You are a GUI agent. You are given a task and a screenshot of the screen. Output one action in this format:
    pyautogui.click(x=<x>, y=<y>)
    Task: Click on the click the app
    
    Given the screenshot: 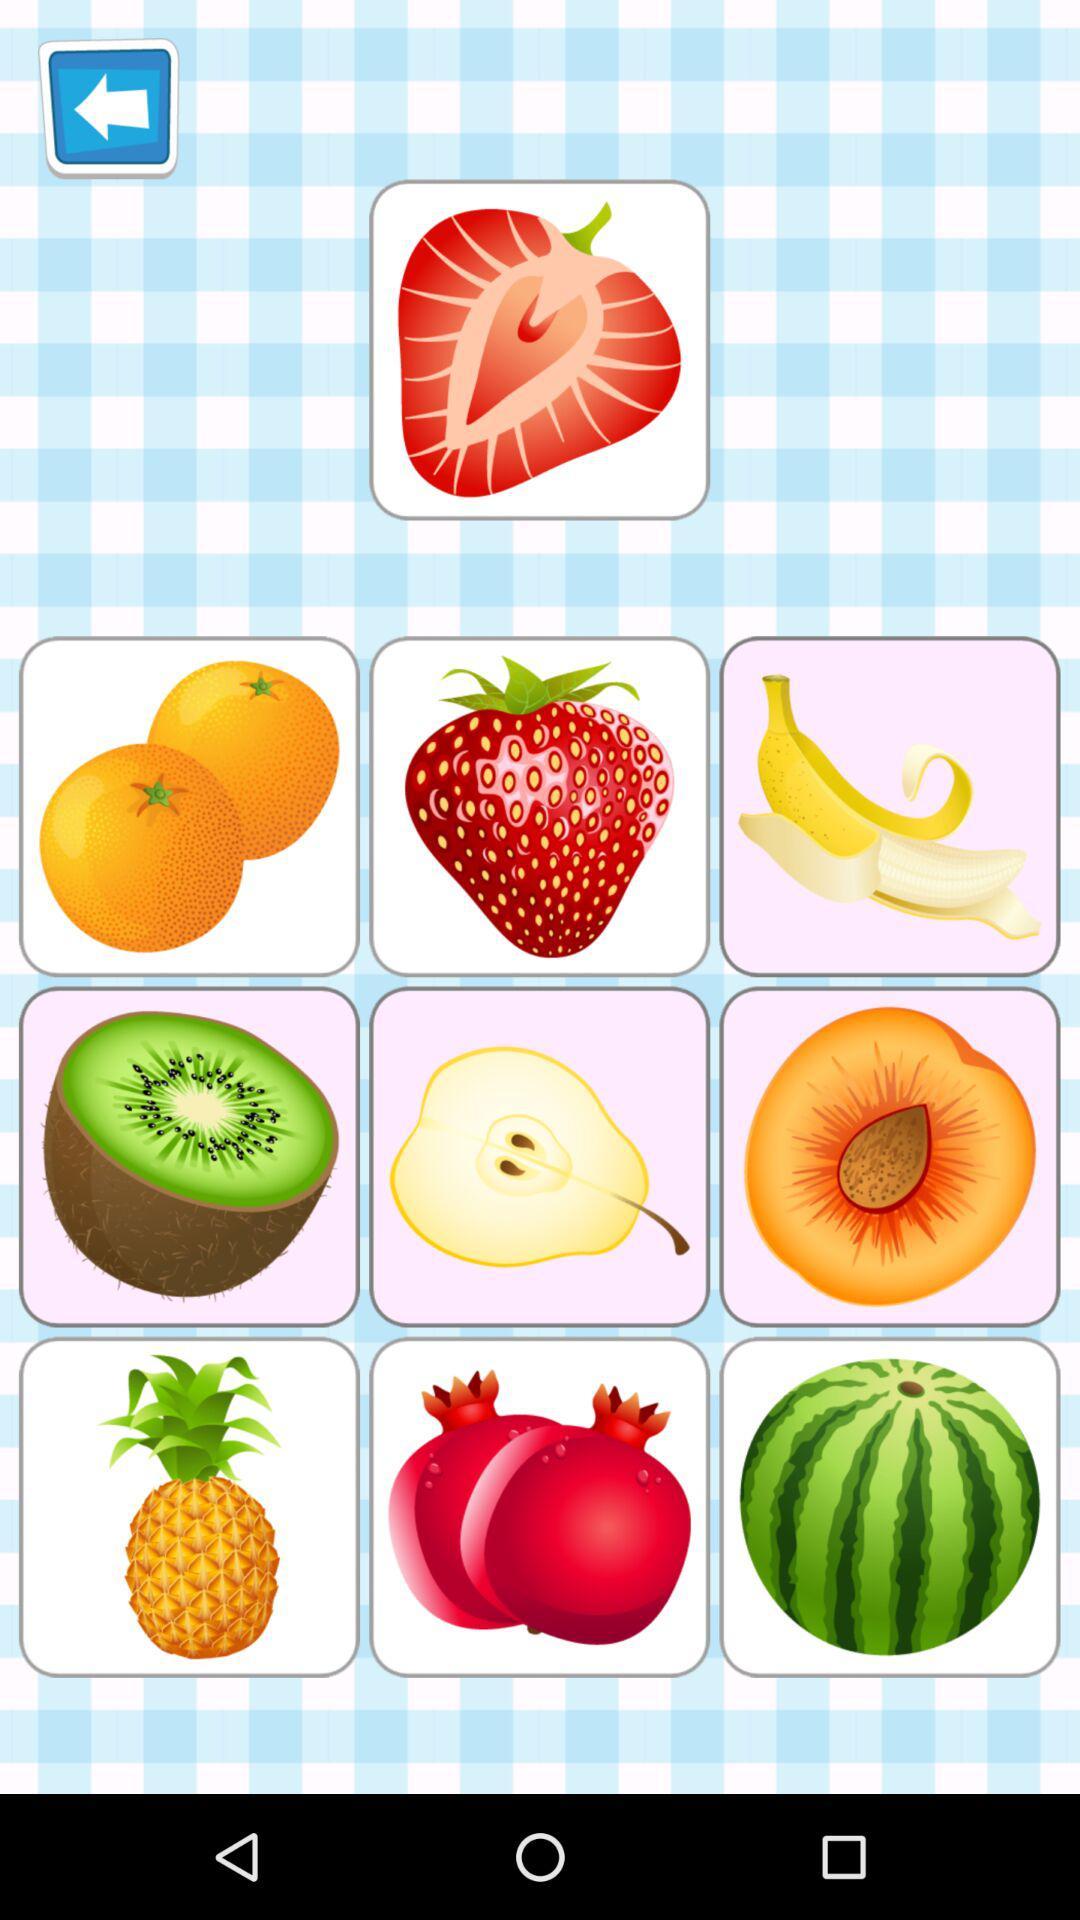 What is the action you would take?
    pyautogui.click(x=538, y=349)
    